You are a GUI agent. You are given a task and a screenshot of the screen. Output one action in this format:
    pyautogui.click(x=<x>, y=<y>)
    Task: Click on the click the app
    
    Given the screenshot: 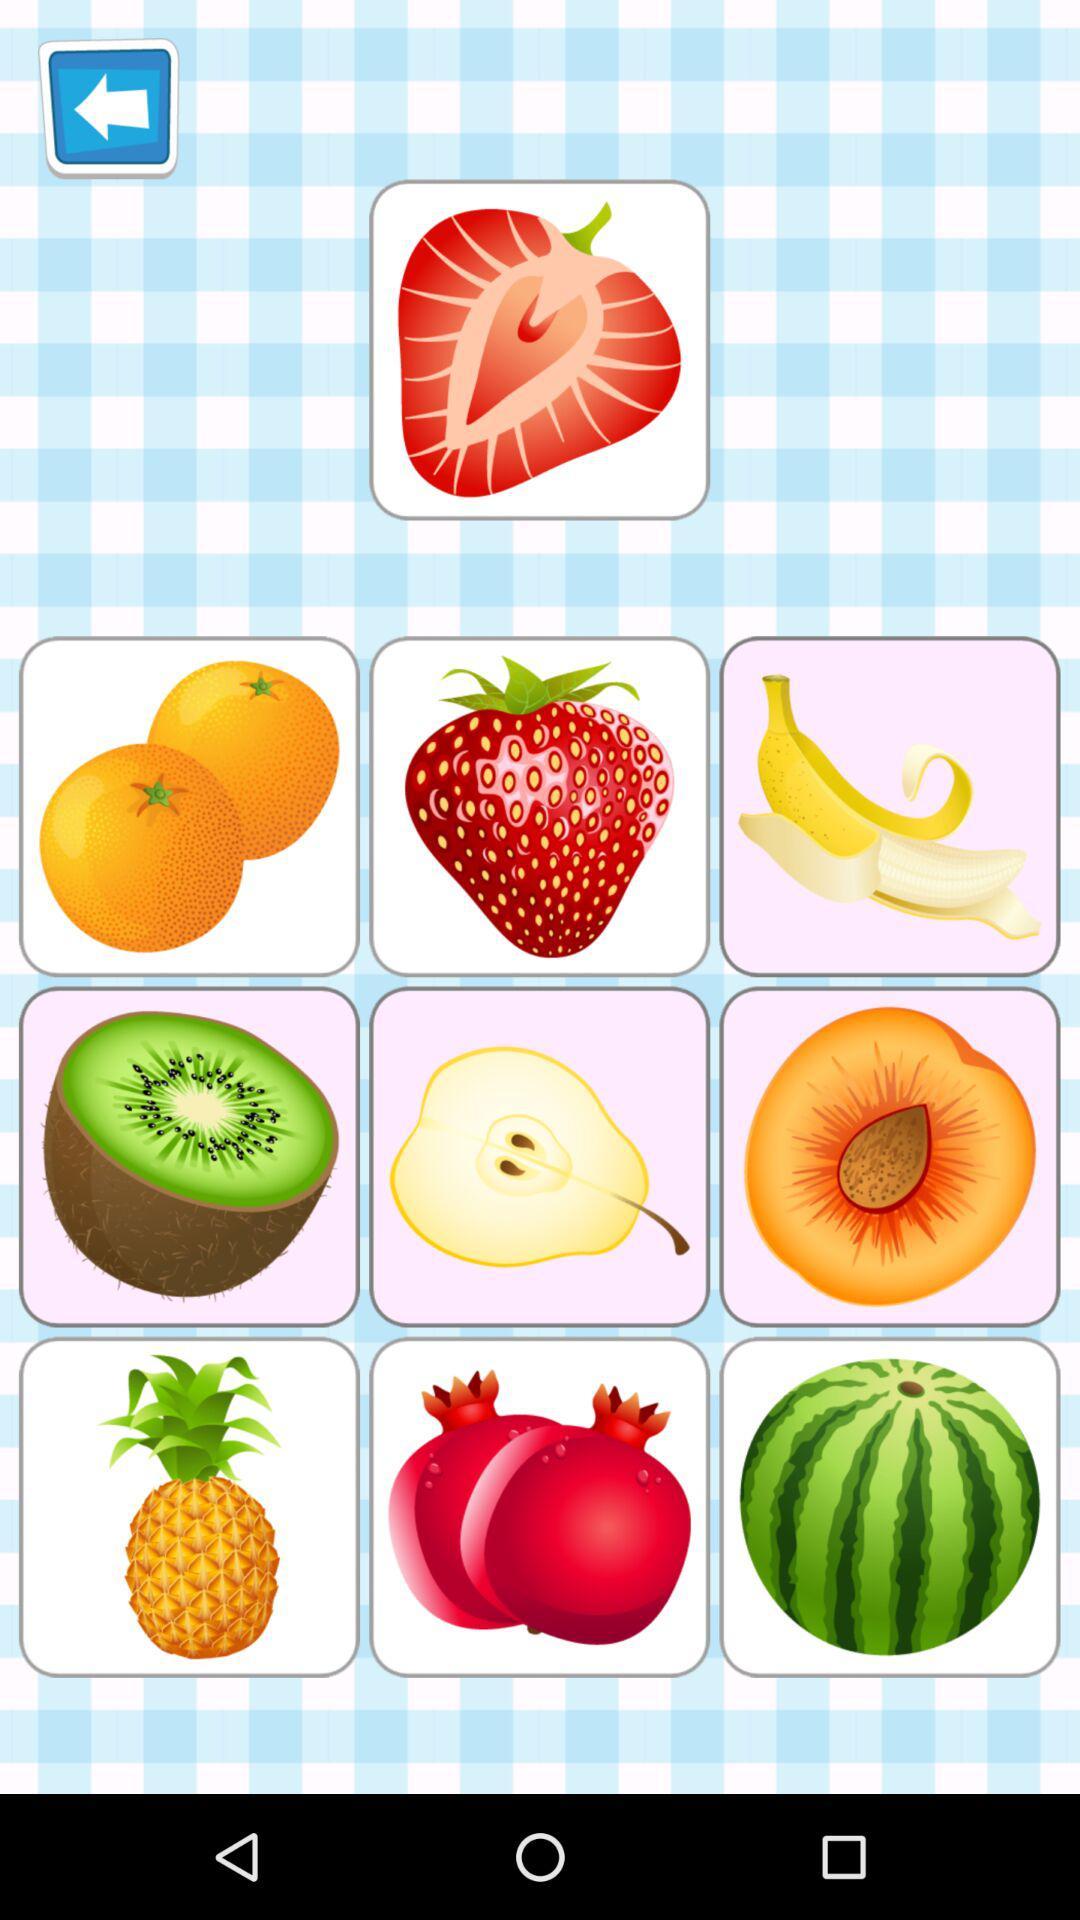 What is the action you would take?
    pyautogui.click(x=538, y=349)
    